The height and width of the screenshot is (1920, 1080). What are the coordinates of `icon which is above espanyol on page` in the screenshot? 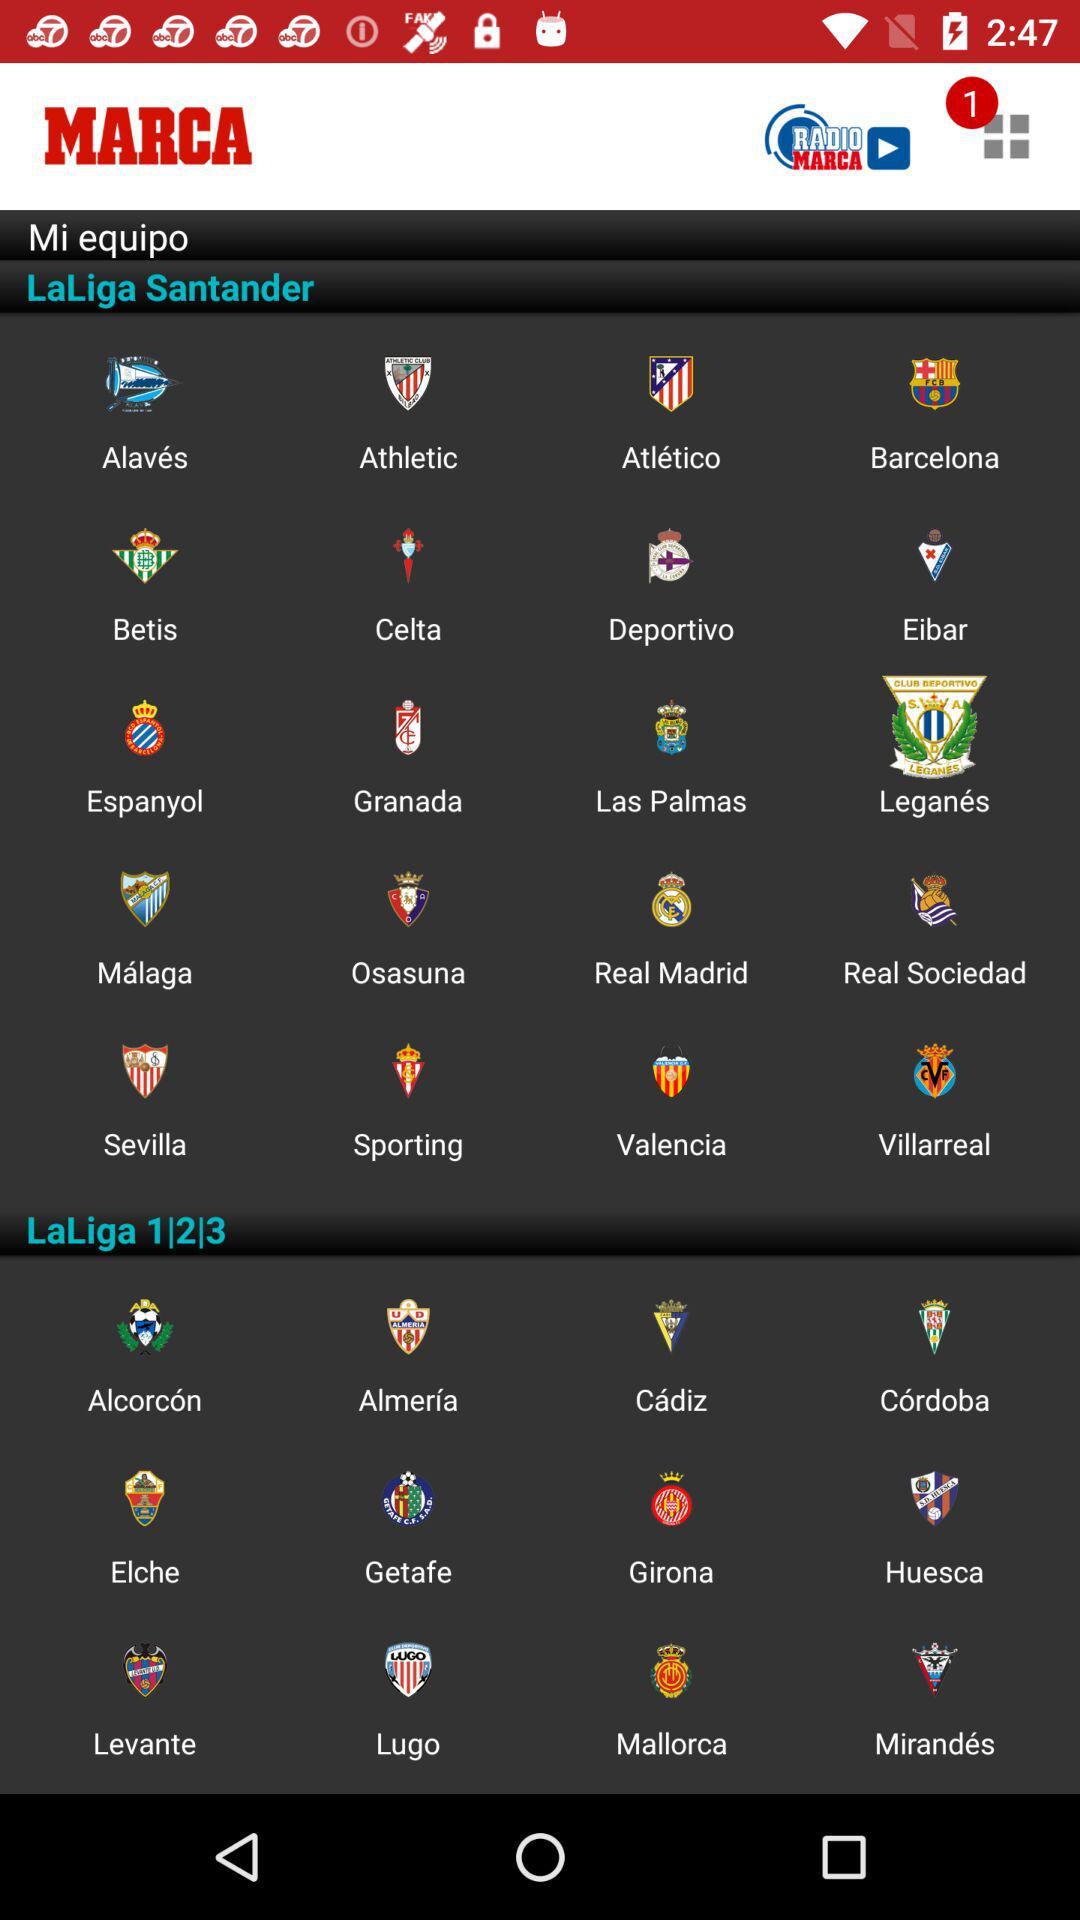 It's located at (143, 726).